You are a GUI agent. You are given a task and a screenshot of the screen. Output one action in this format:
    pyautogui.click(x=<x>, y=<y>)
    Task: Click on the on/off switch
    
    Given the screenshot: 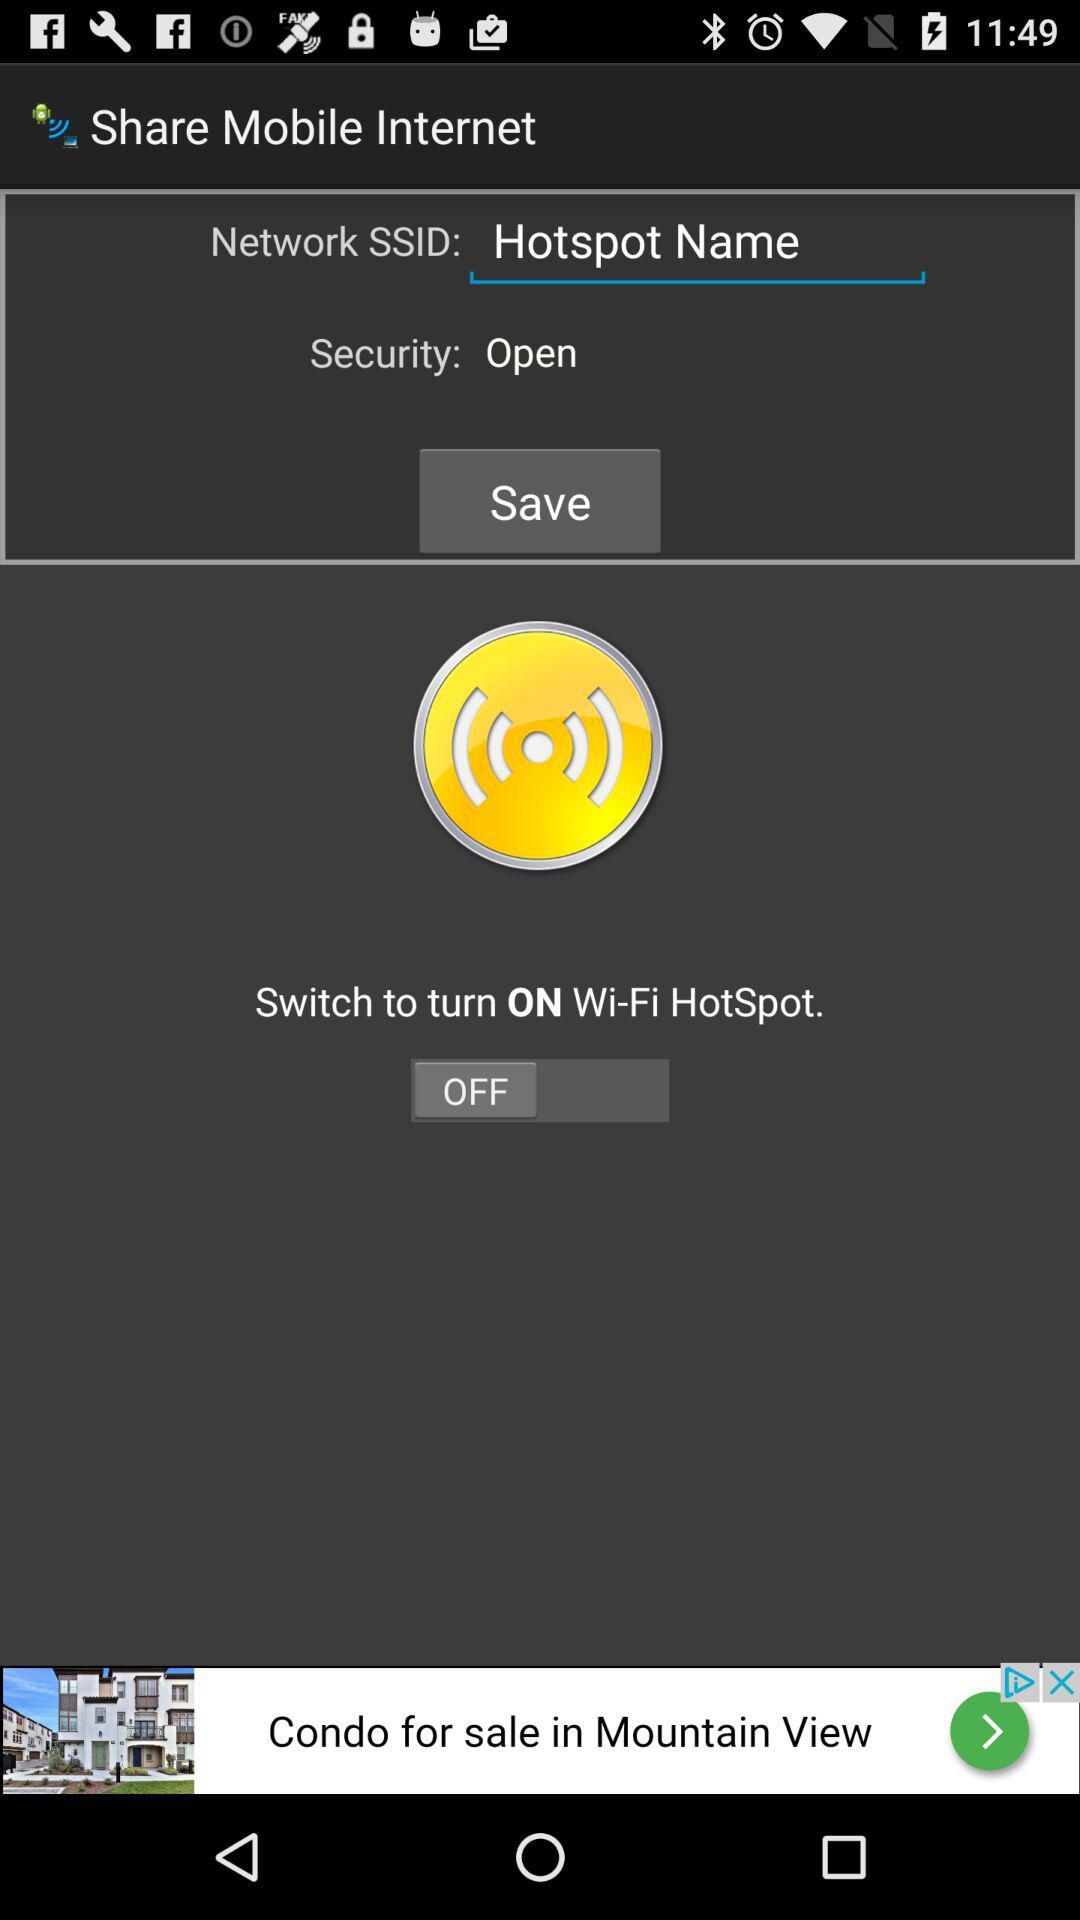 What is the action you would take?
    pyautogui.click(x=540, y=1089)
    